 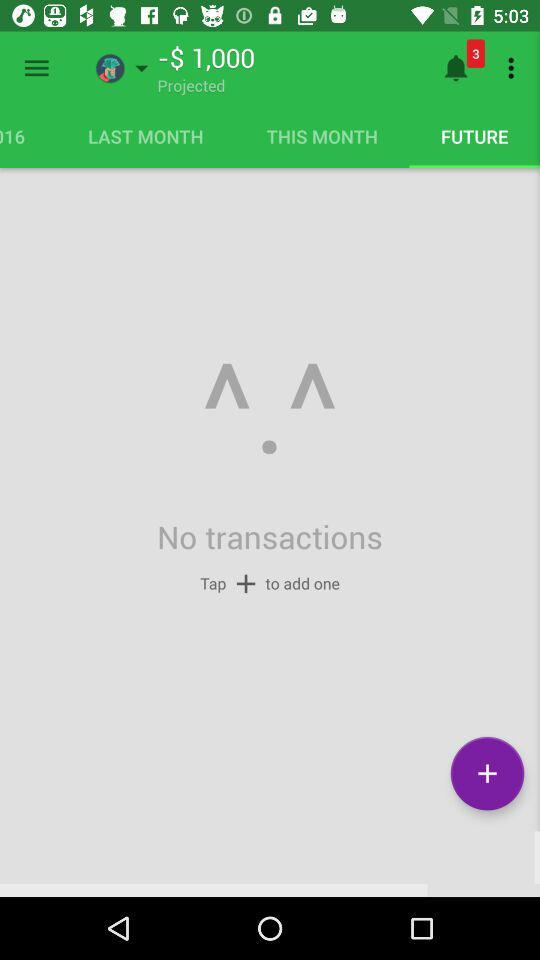 What do you see at coordinates (486, 772) in the screenshot?
I see `the  symbol shown inside the circle at the bottom right corner of the page` at bounding box center [486, 772].